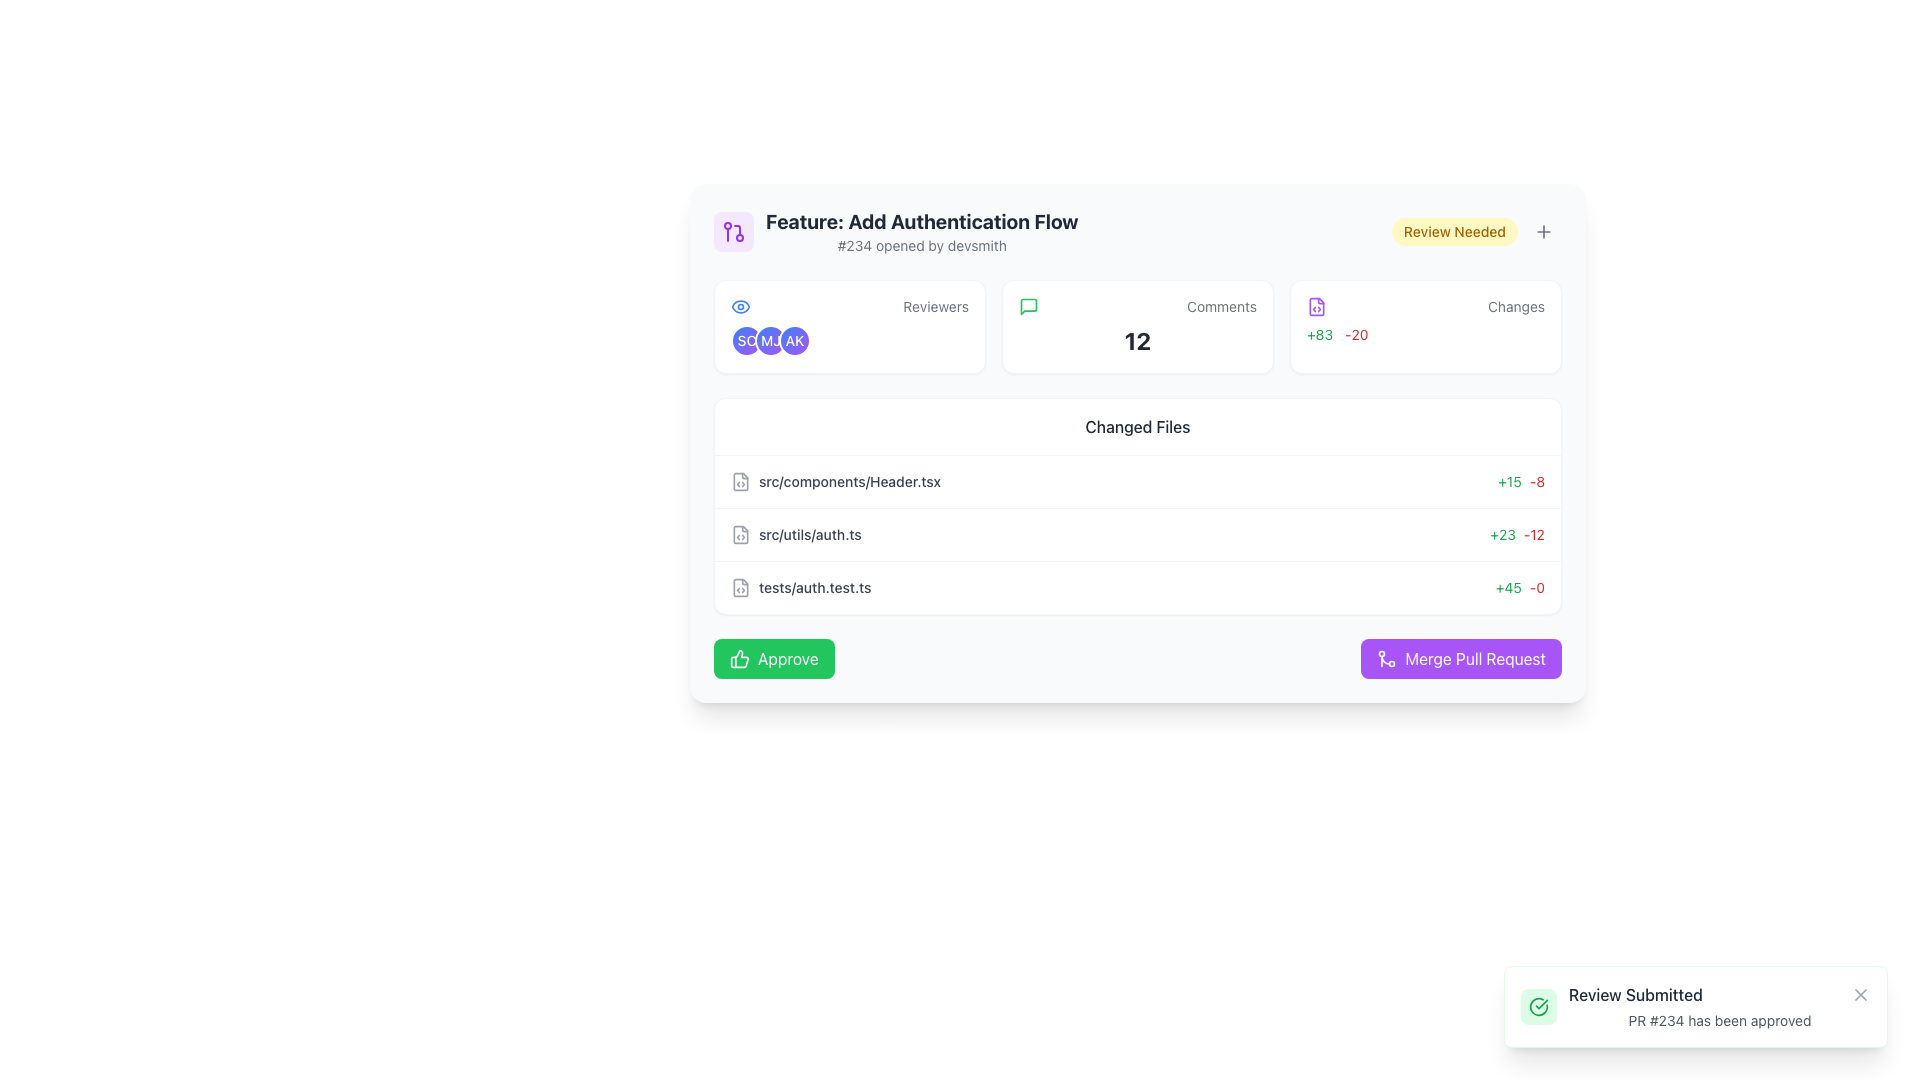 Image resolution: width=1920 pixels, height=1080 pixels. I want to click on the Avatar badge with the letters 'SC' in white text, which is the first badge in a row of three badges in the 'Reviewers' section, so click(746, 339).